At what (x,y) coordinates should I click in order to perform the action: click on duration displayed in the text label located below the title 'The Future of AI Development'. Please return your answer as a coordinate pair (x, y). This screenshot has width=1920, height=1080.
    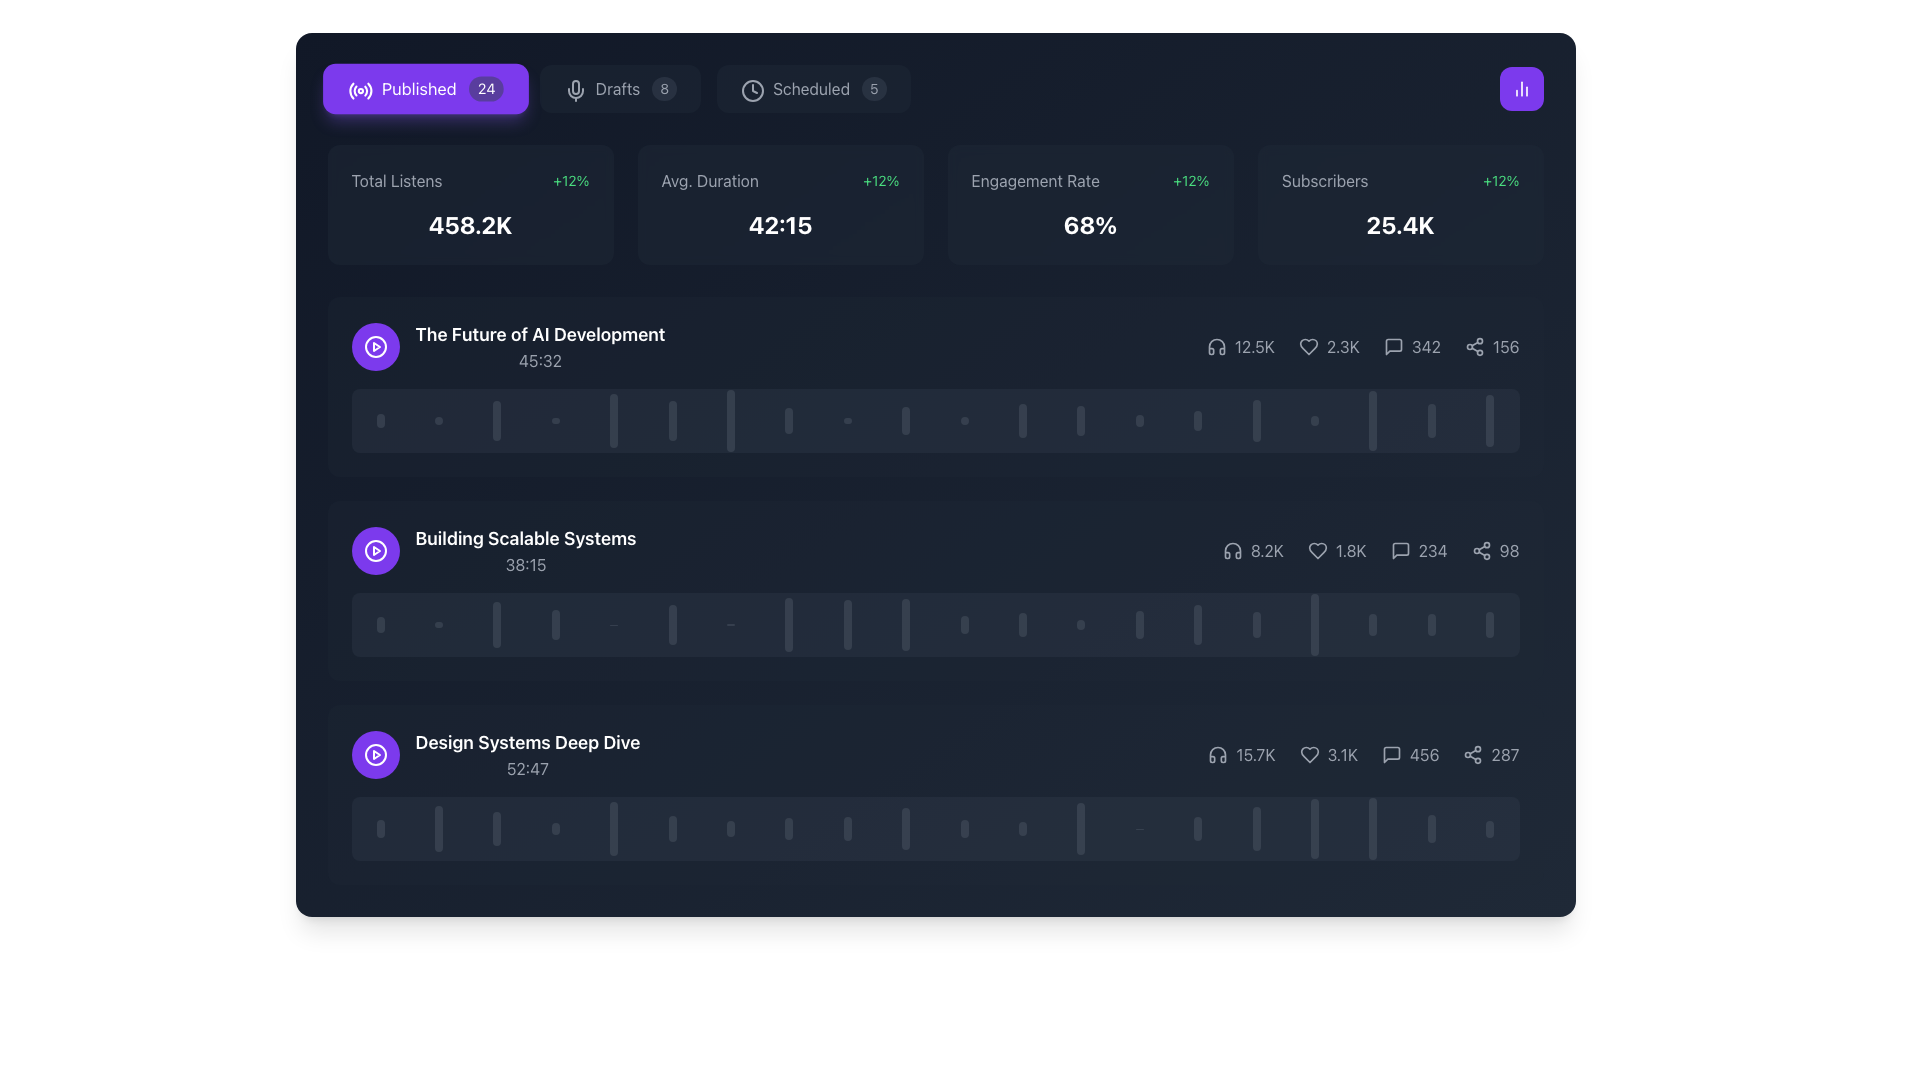
    Looking at the image, I should click on (540, 361).